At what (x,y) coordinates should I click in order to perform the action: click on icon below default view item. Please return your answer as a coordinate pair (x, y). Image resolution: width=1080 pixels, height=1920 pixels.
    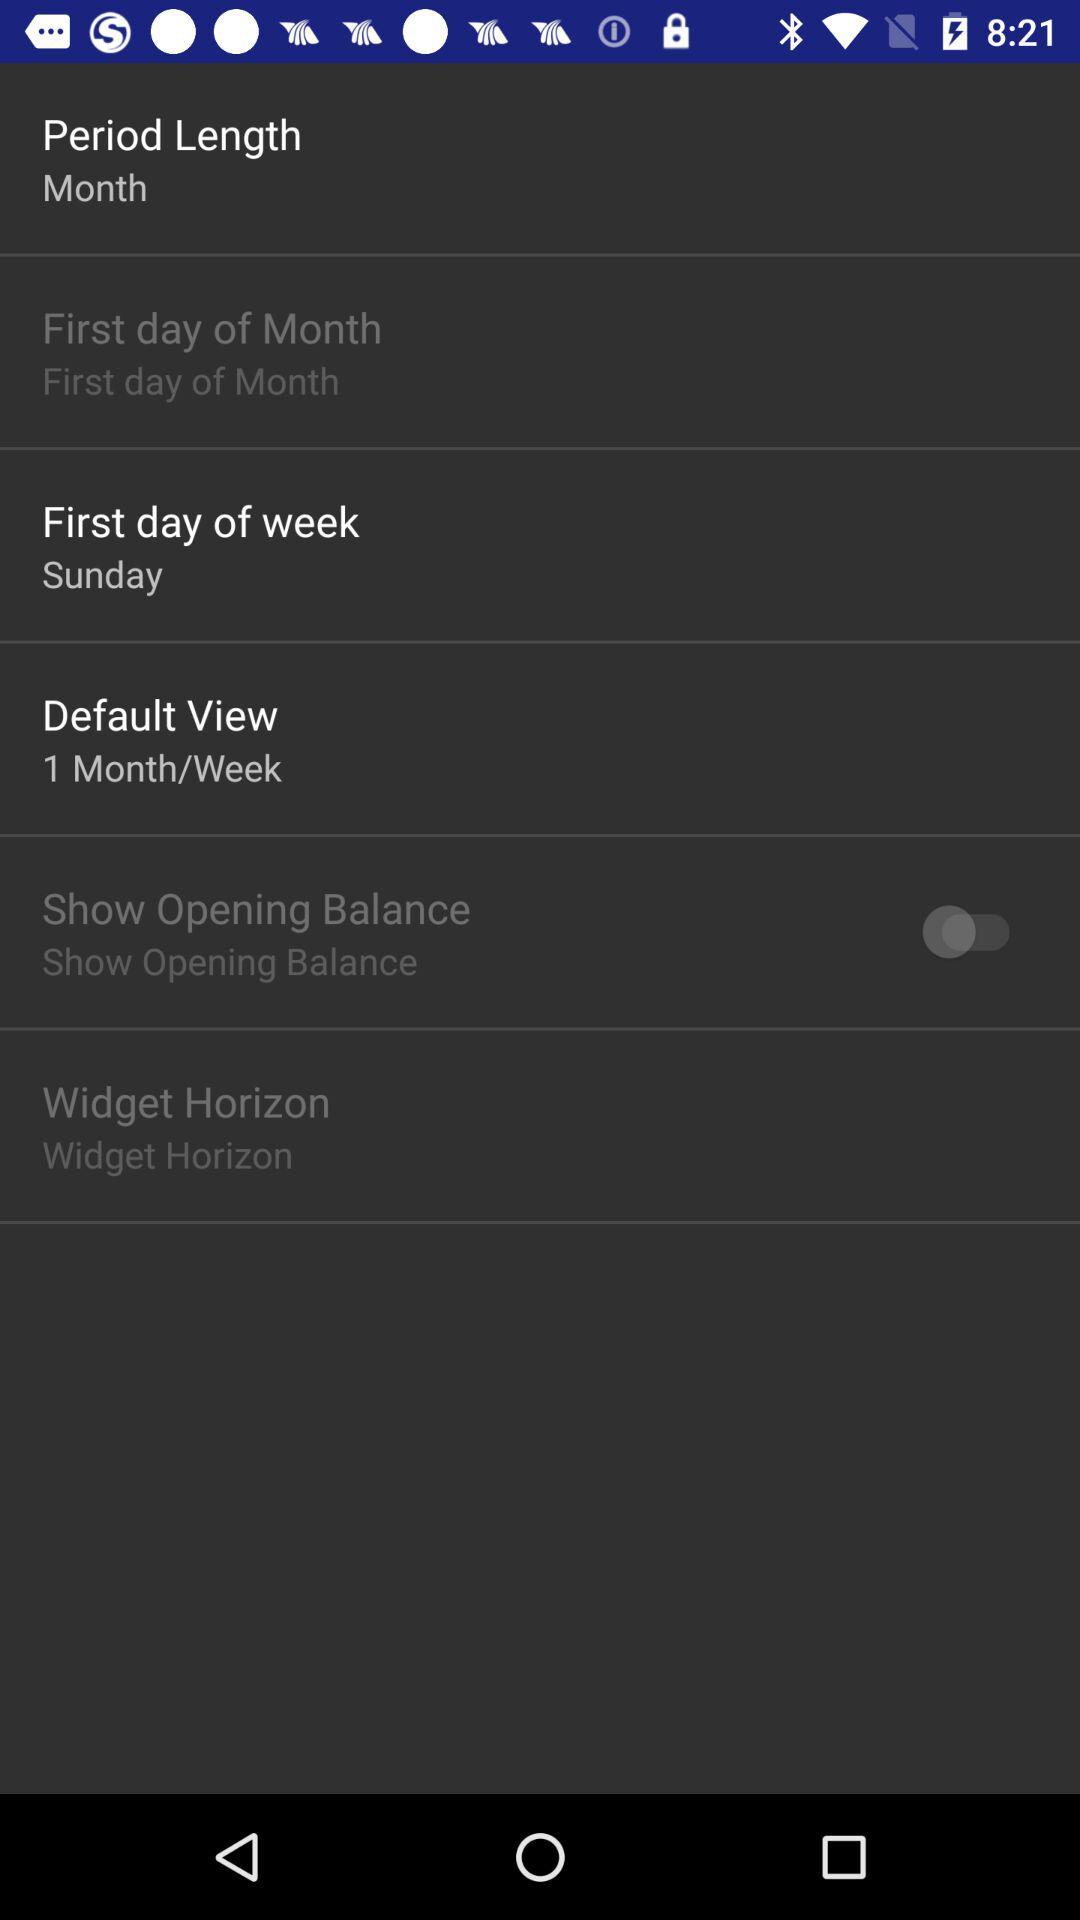
    Looking at the image, I should click on (161, 766).